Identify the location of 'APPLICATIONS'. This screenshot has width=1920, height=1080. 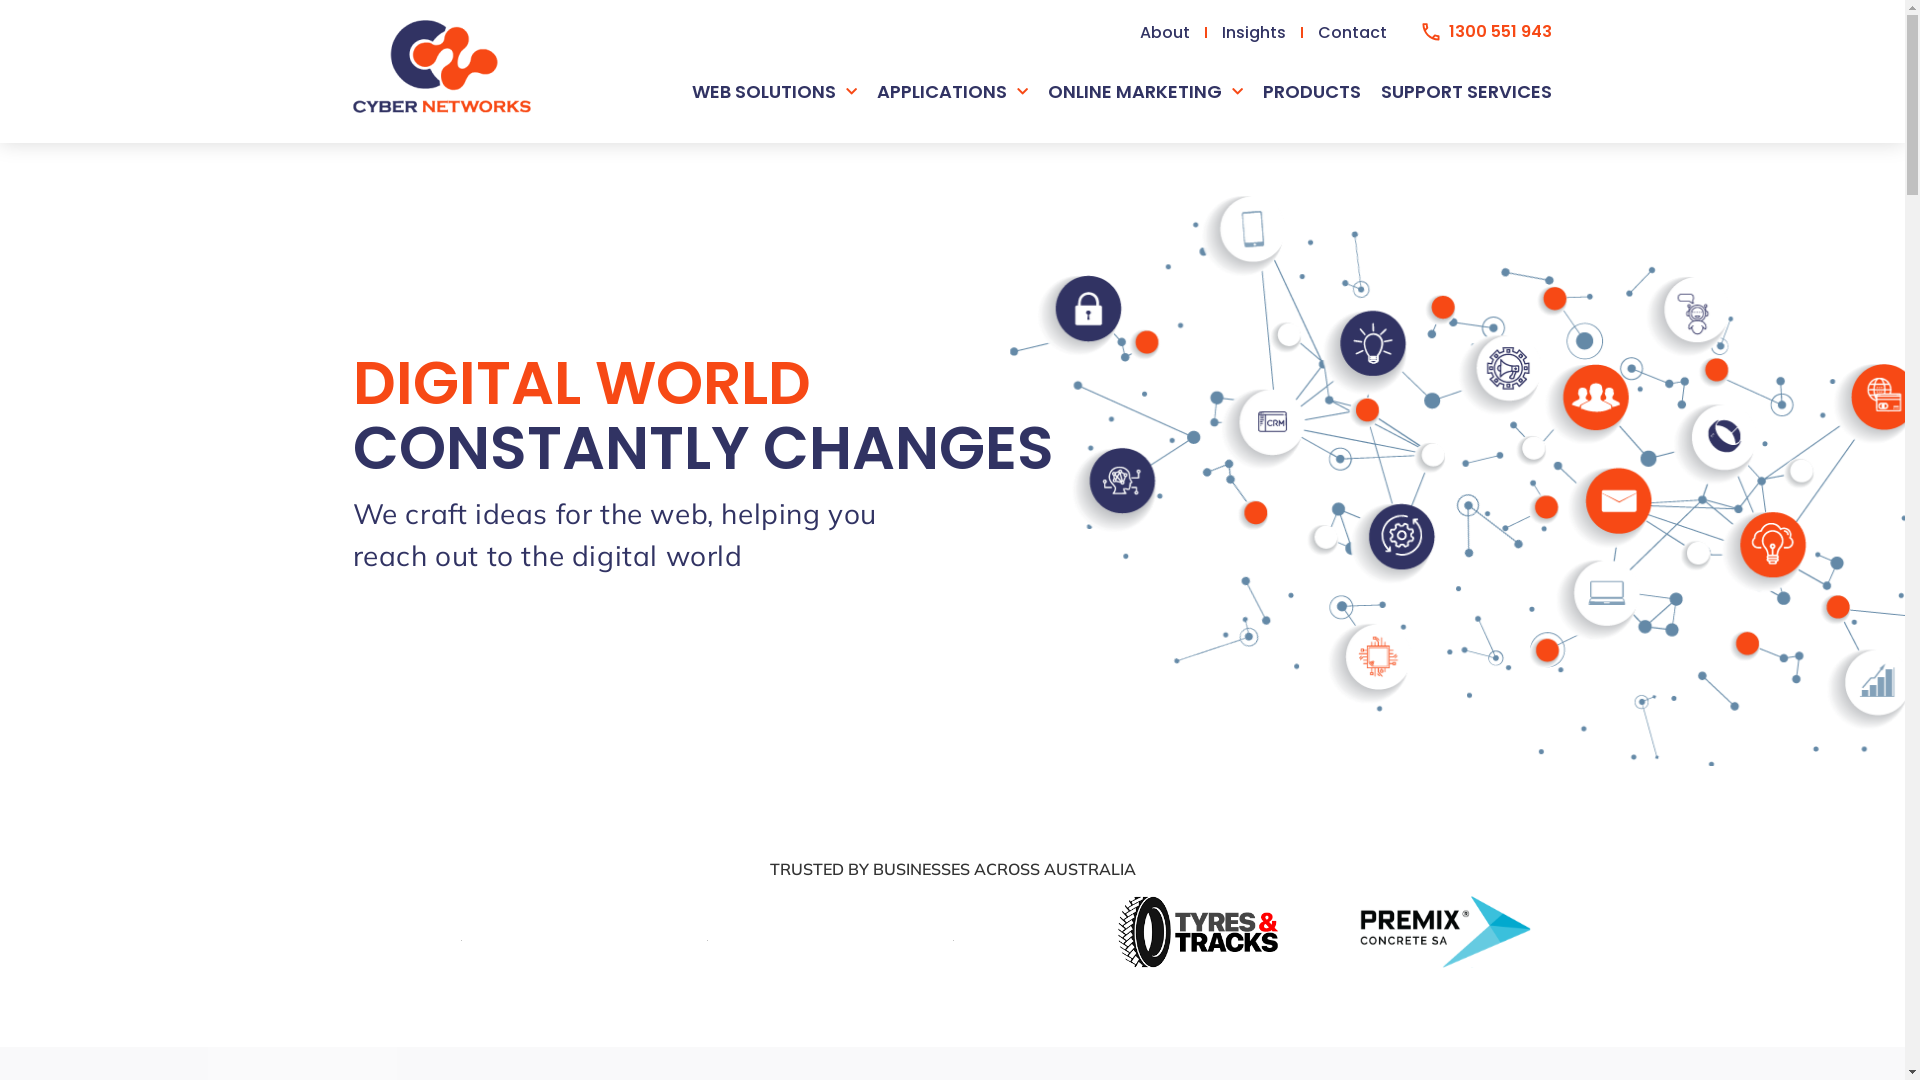
(951, 92).